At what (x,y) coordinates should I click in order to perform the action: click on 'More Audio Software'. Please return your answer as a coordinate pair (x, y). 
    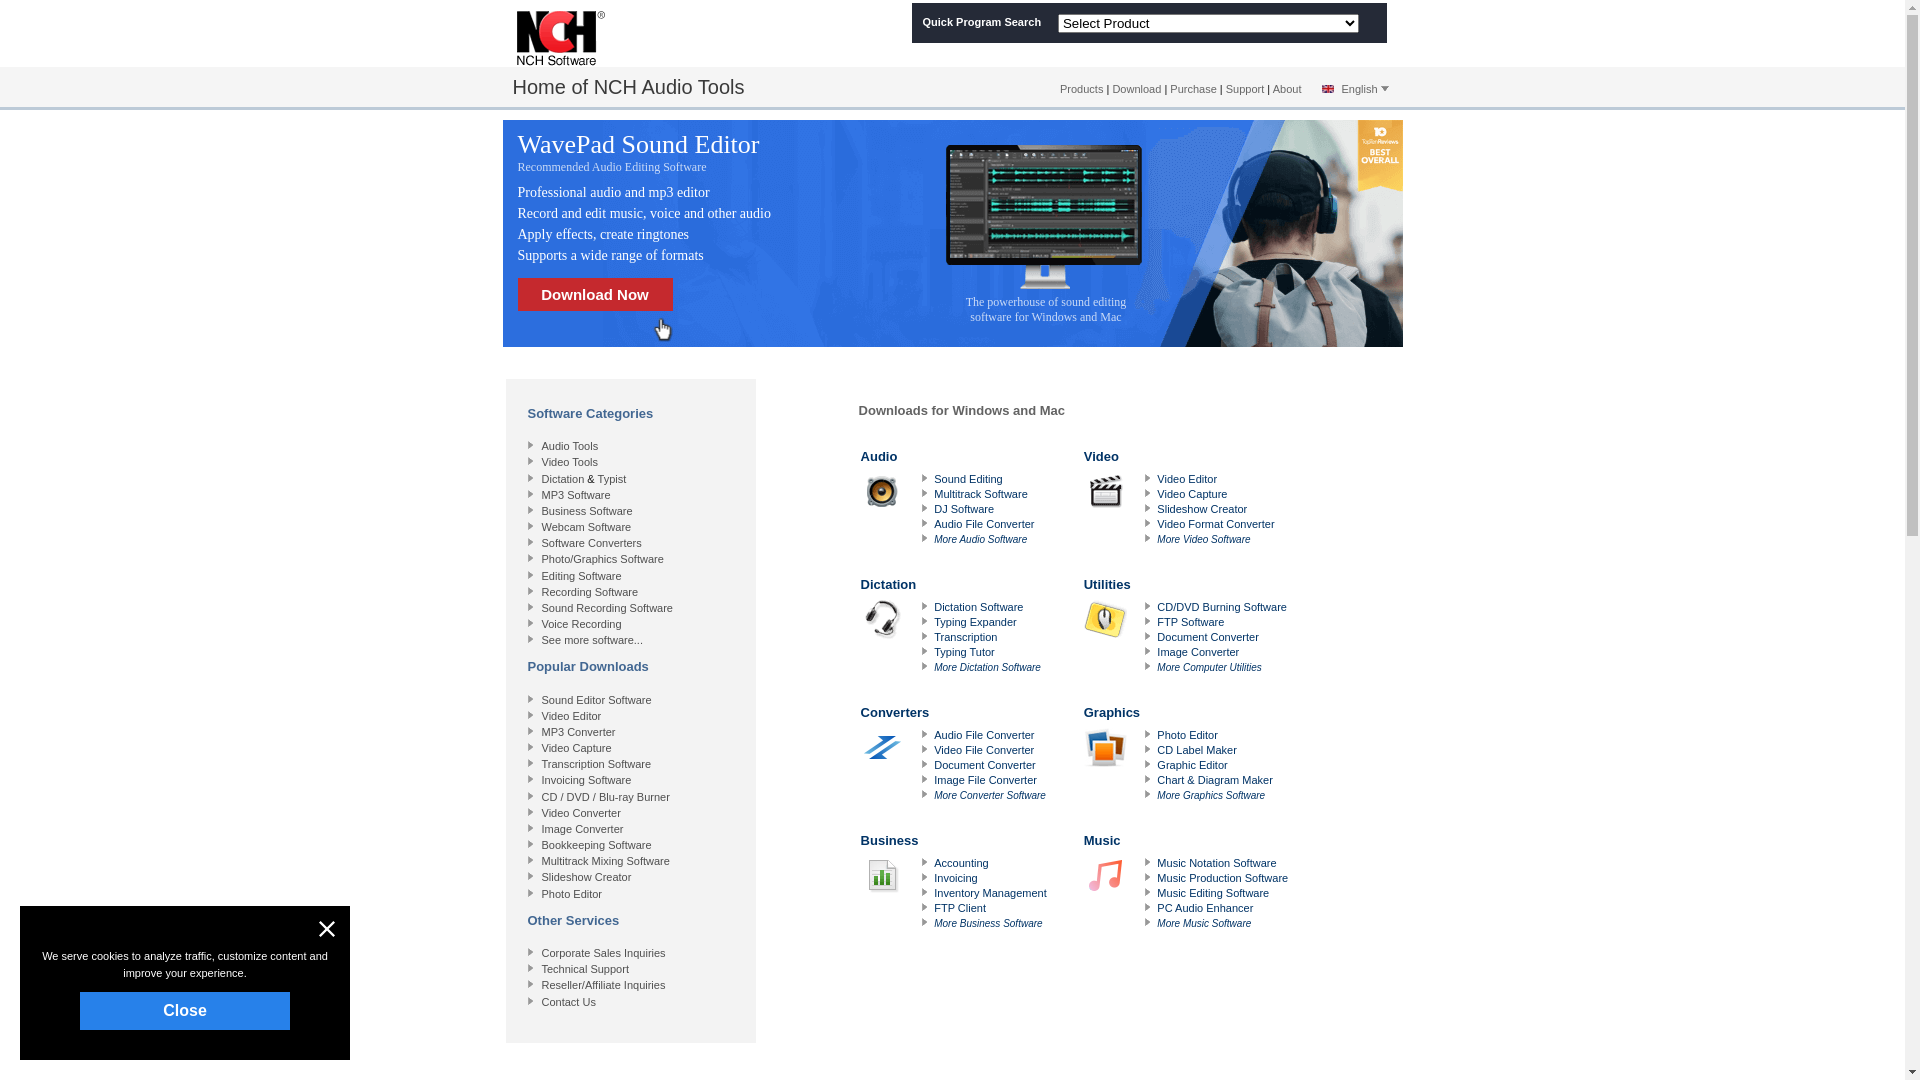
    Looking at the image, I should click on (980, 538).